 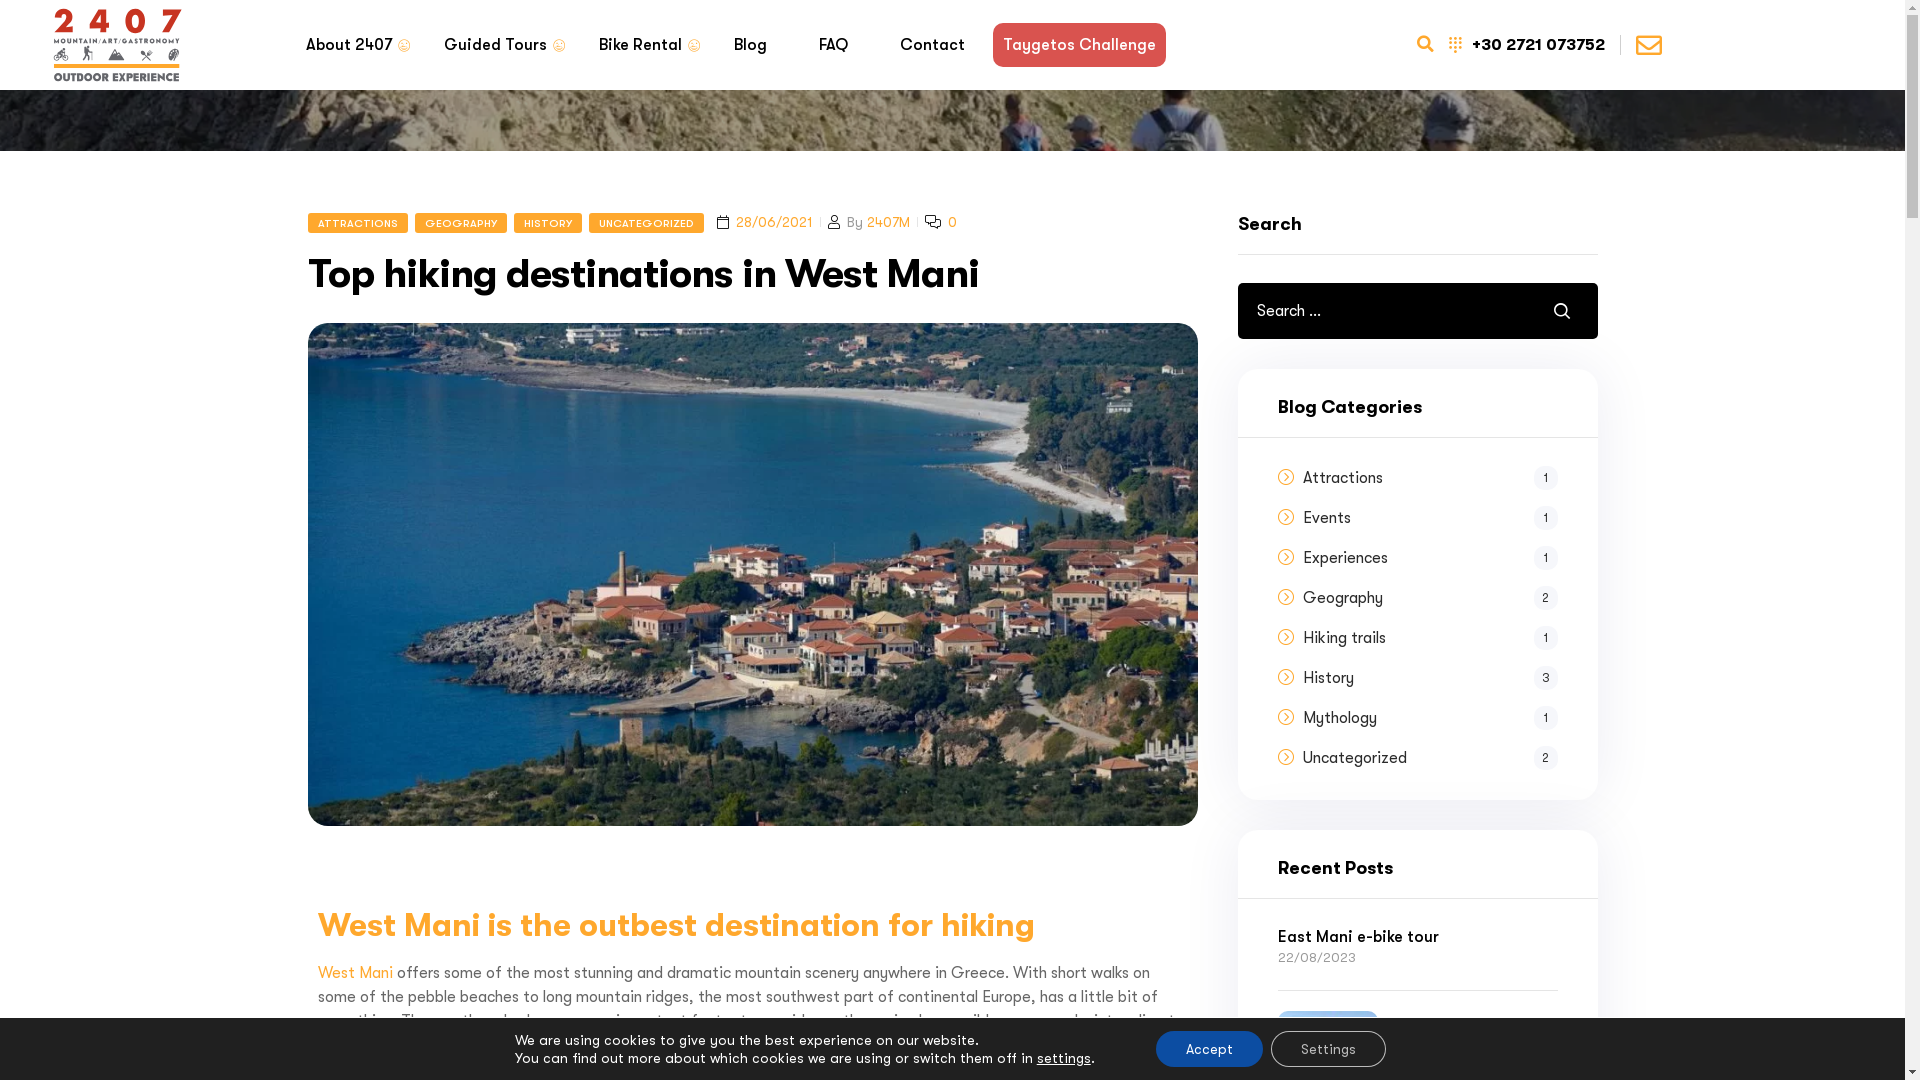 I want to click on 'Hiking trails, so click(x=1429, y=637).